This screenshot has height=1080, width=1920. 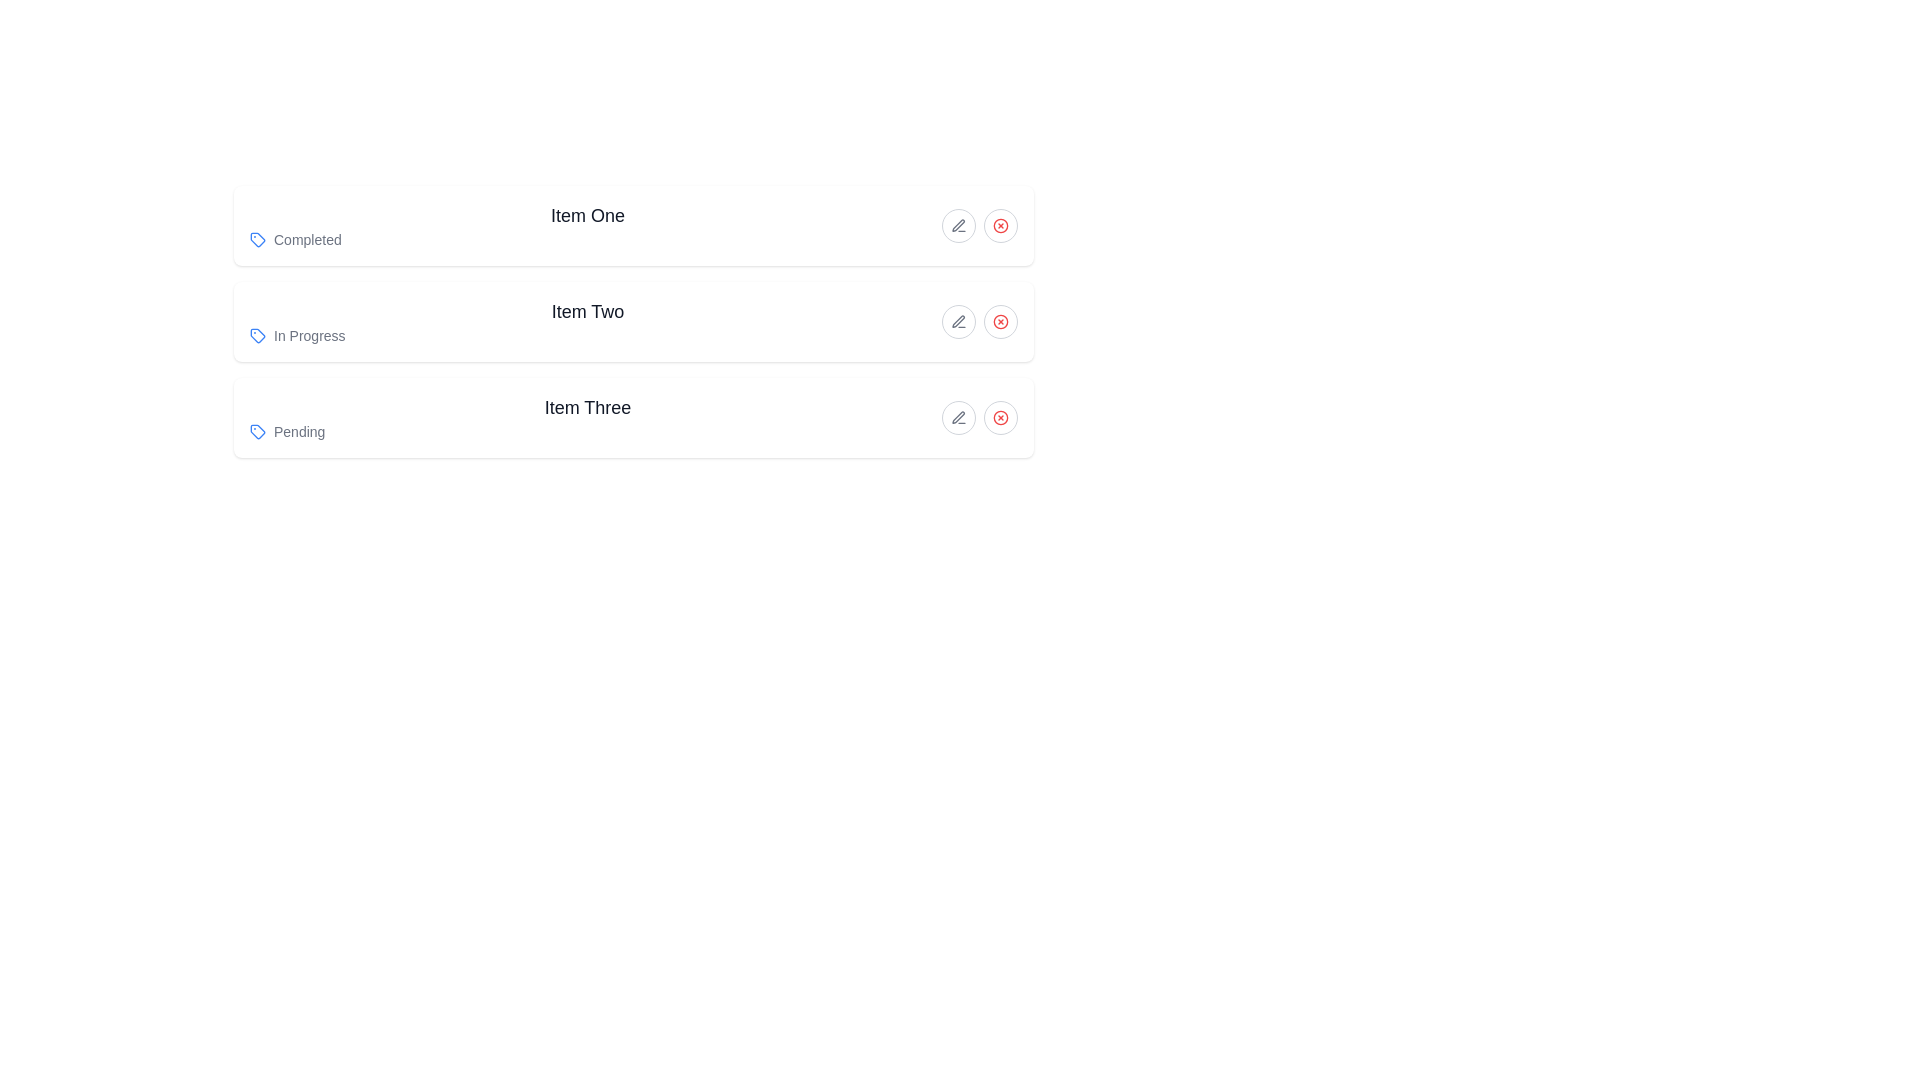 I want to click on the informational text component that displays 'Item One Completed', which has bold 'Item One' and smaller gray 'Completed' text, located above 'Item Two' and 'Item Three', so click(x=587, y=225).